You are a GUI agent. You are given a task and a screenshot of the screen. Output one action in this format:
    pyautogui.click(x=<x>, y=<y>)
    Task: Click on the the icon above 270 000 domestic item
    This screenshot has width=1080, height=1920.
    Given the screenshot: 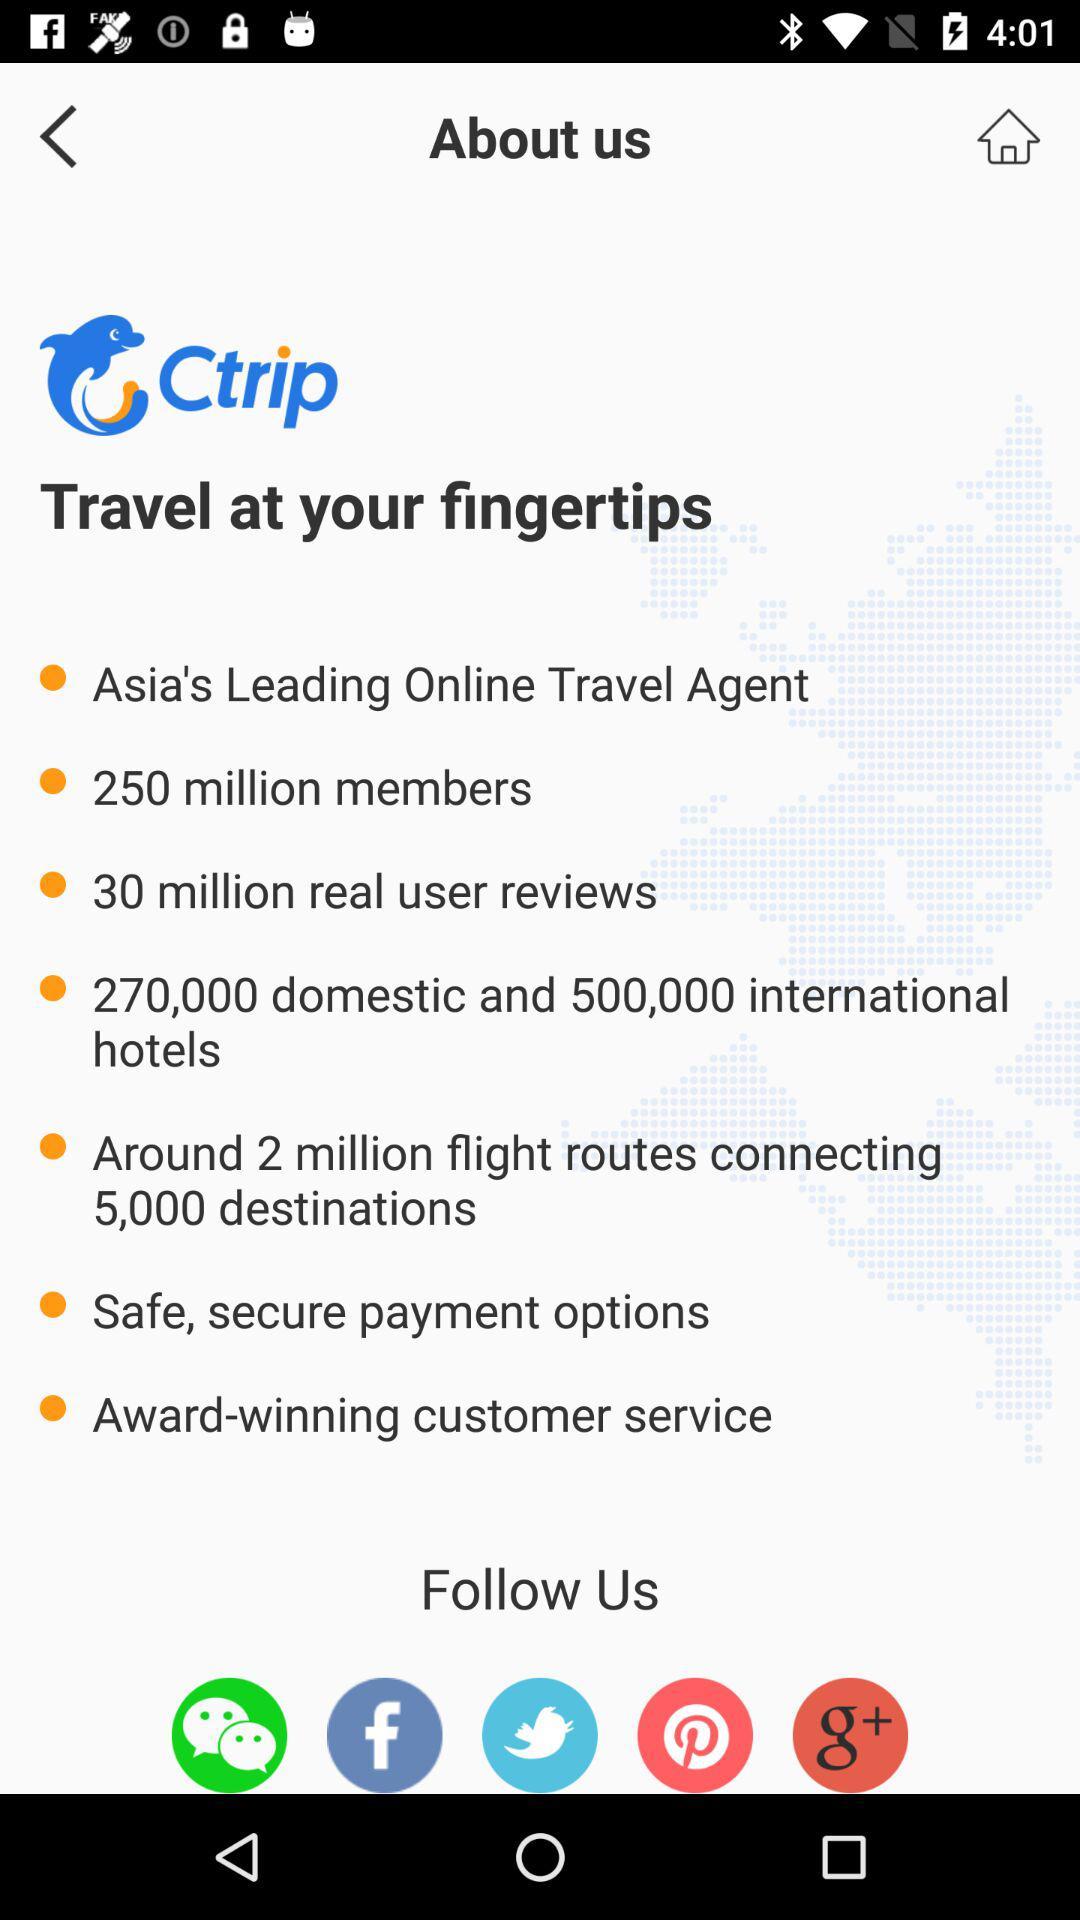 What is the action you would take?
    pyautogui.click(x=1008, y=135)
    